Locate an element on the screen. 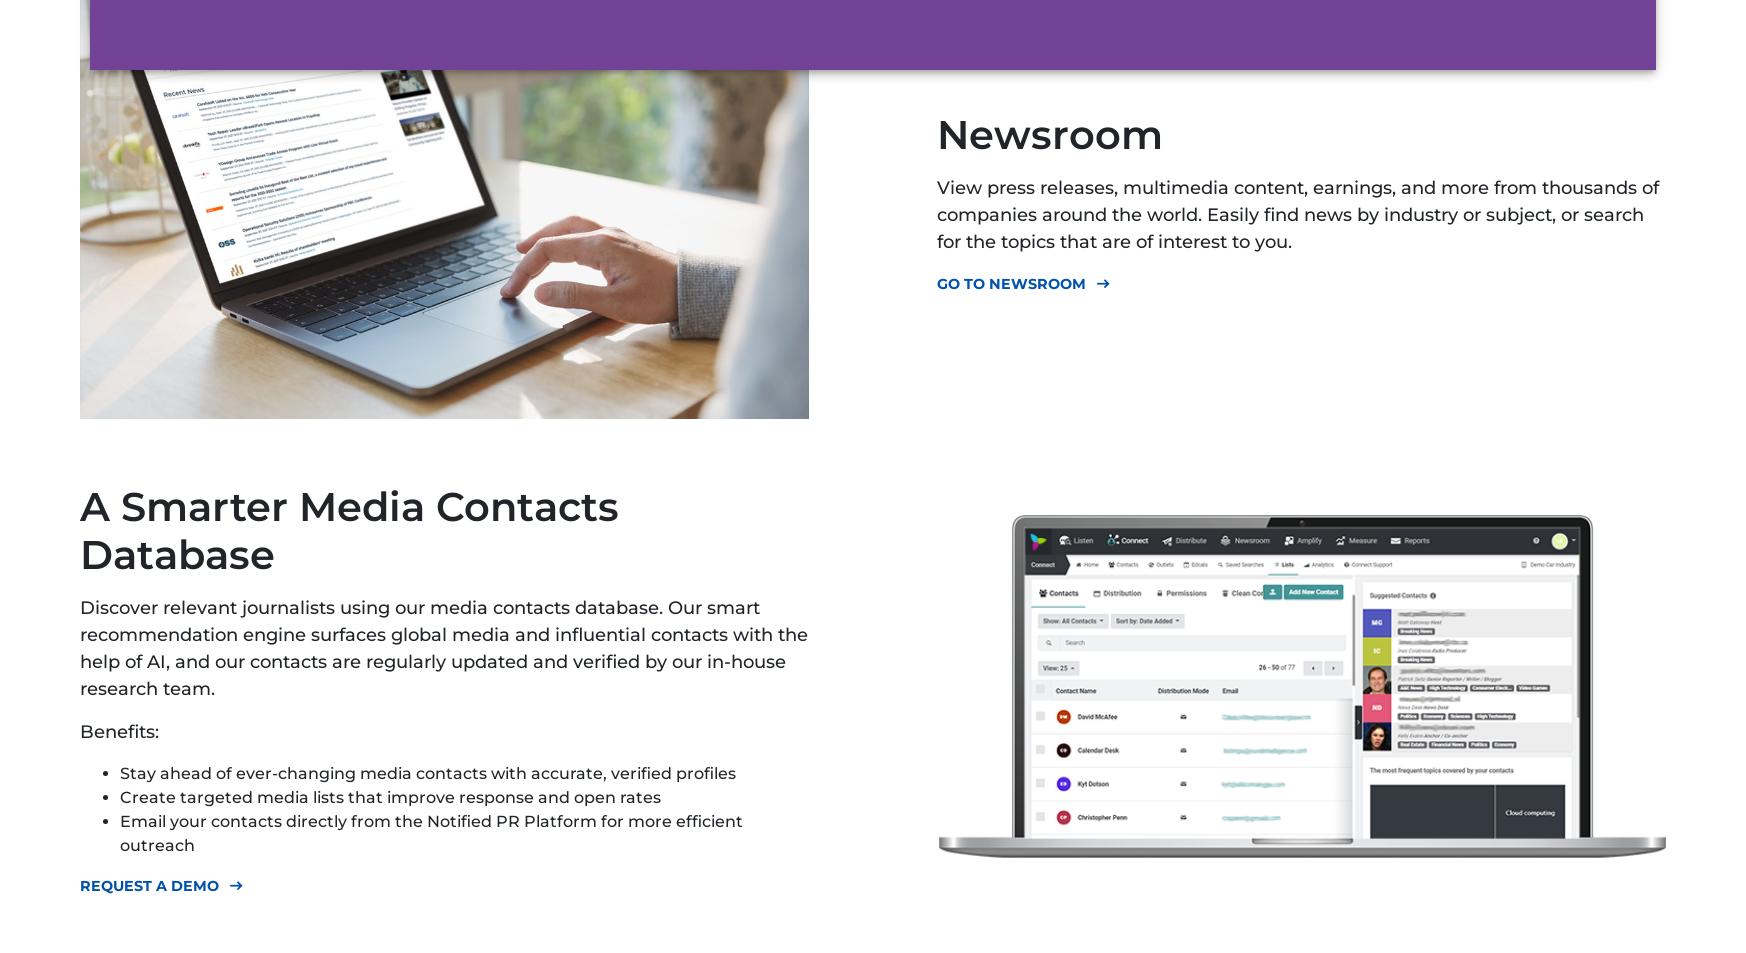 The width and height of the screenshot is (1746, 953). 'Email your contacts directly from the Notified PR Platform for more efficient outreach' is located at coordinates (119, 832).